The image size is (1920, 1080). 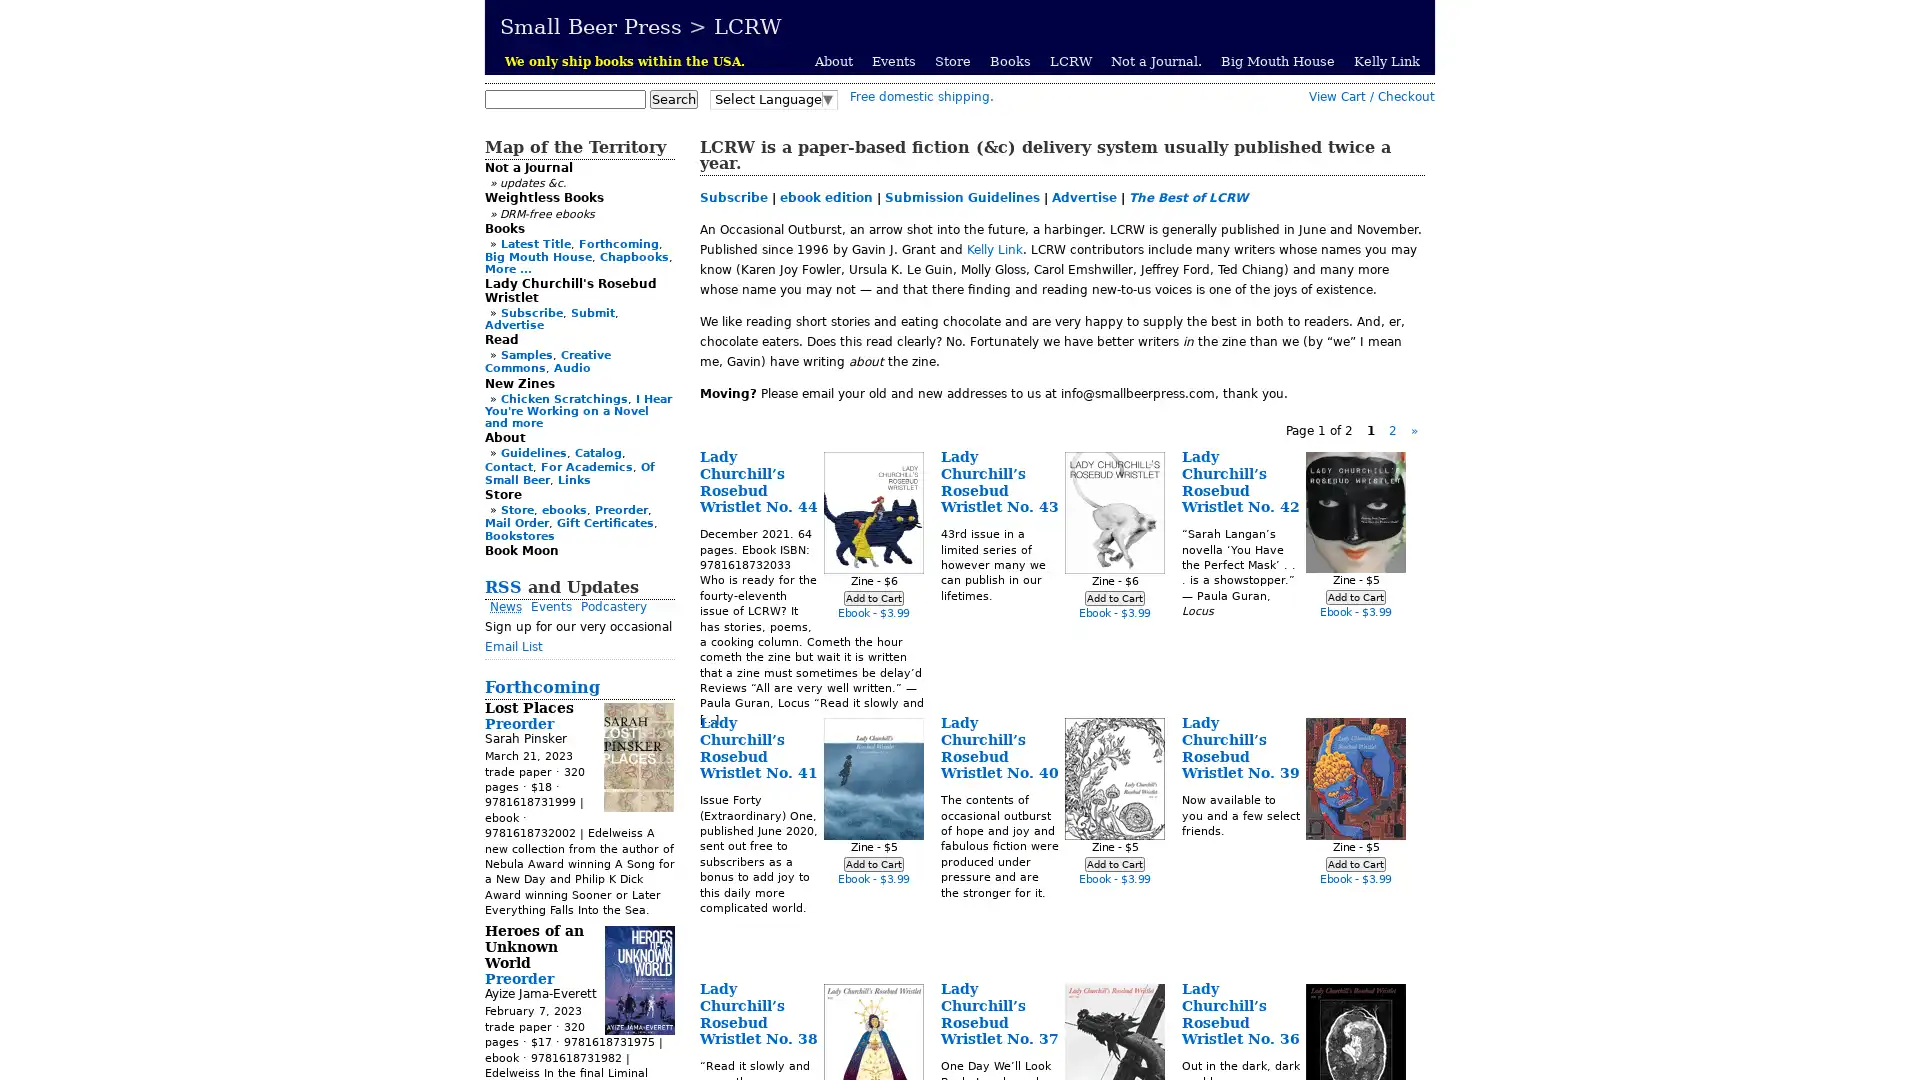 What do you see at coordinates (1113, 596) in the screenshot?
I see `Add to Cart` at bounding box center [1113, 596].